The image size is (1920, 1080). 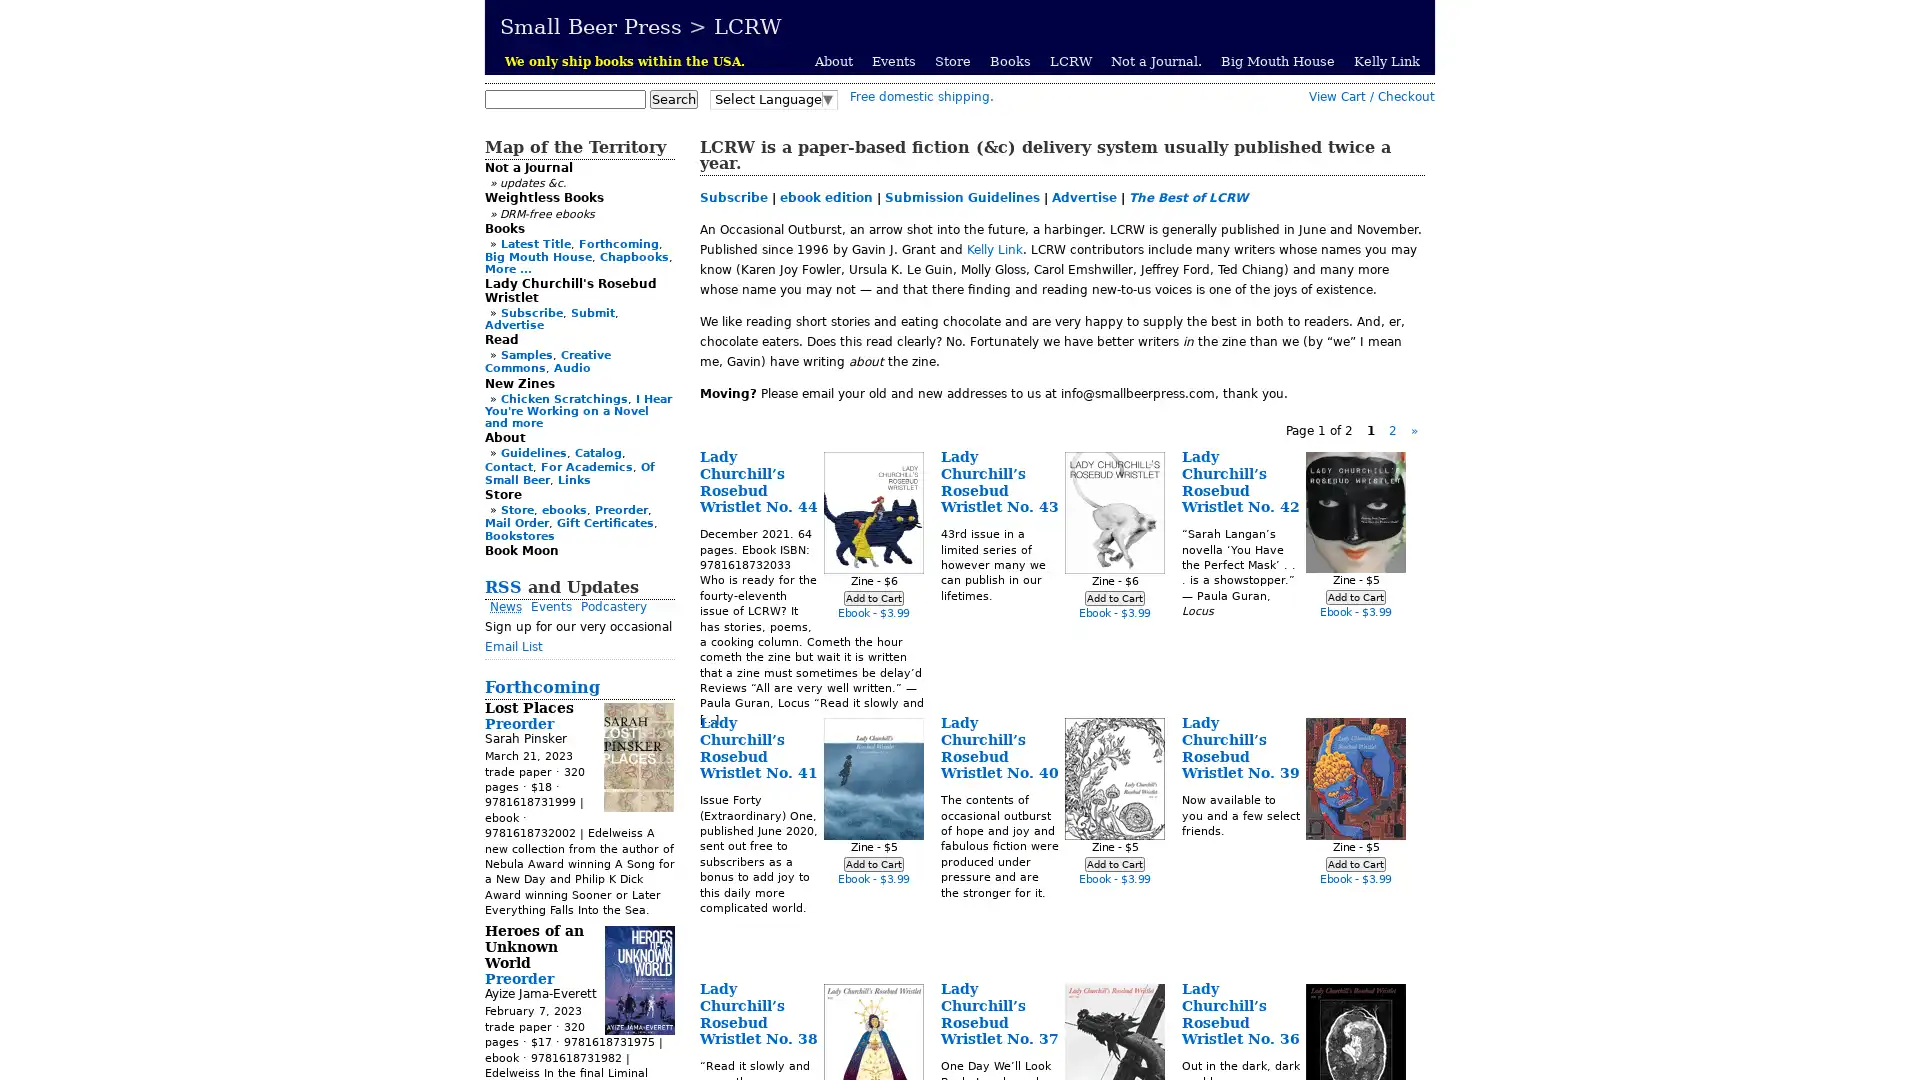 What do you see at coordinates (1113, 596) in the screenshot?
I see `Add to Cart` at bounding box center [1113, 596].